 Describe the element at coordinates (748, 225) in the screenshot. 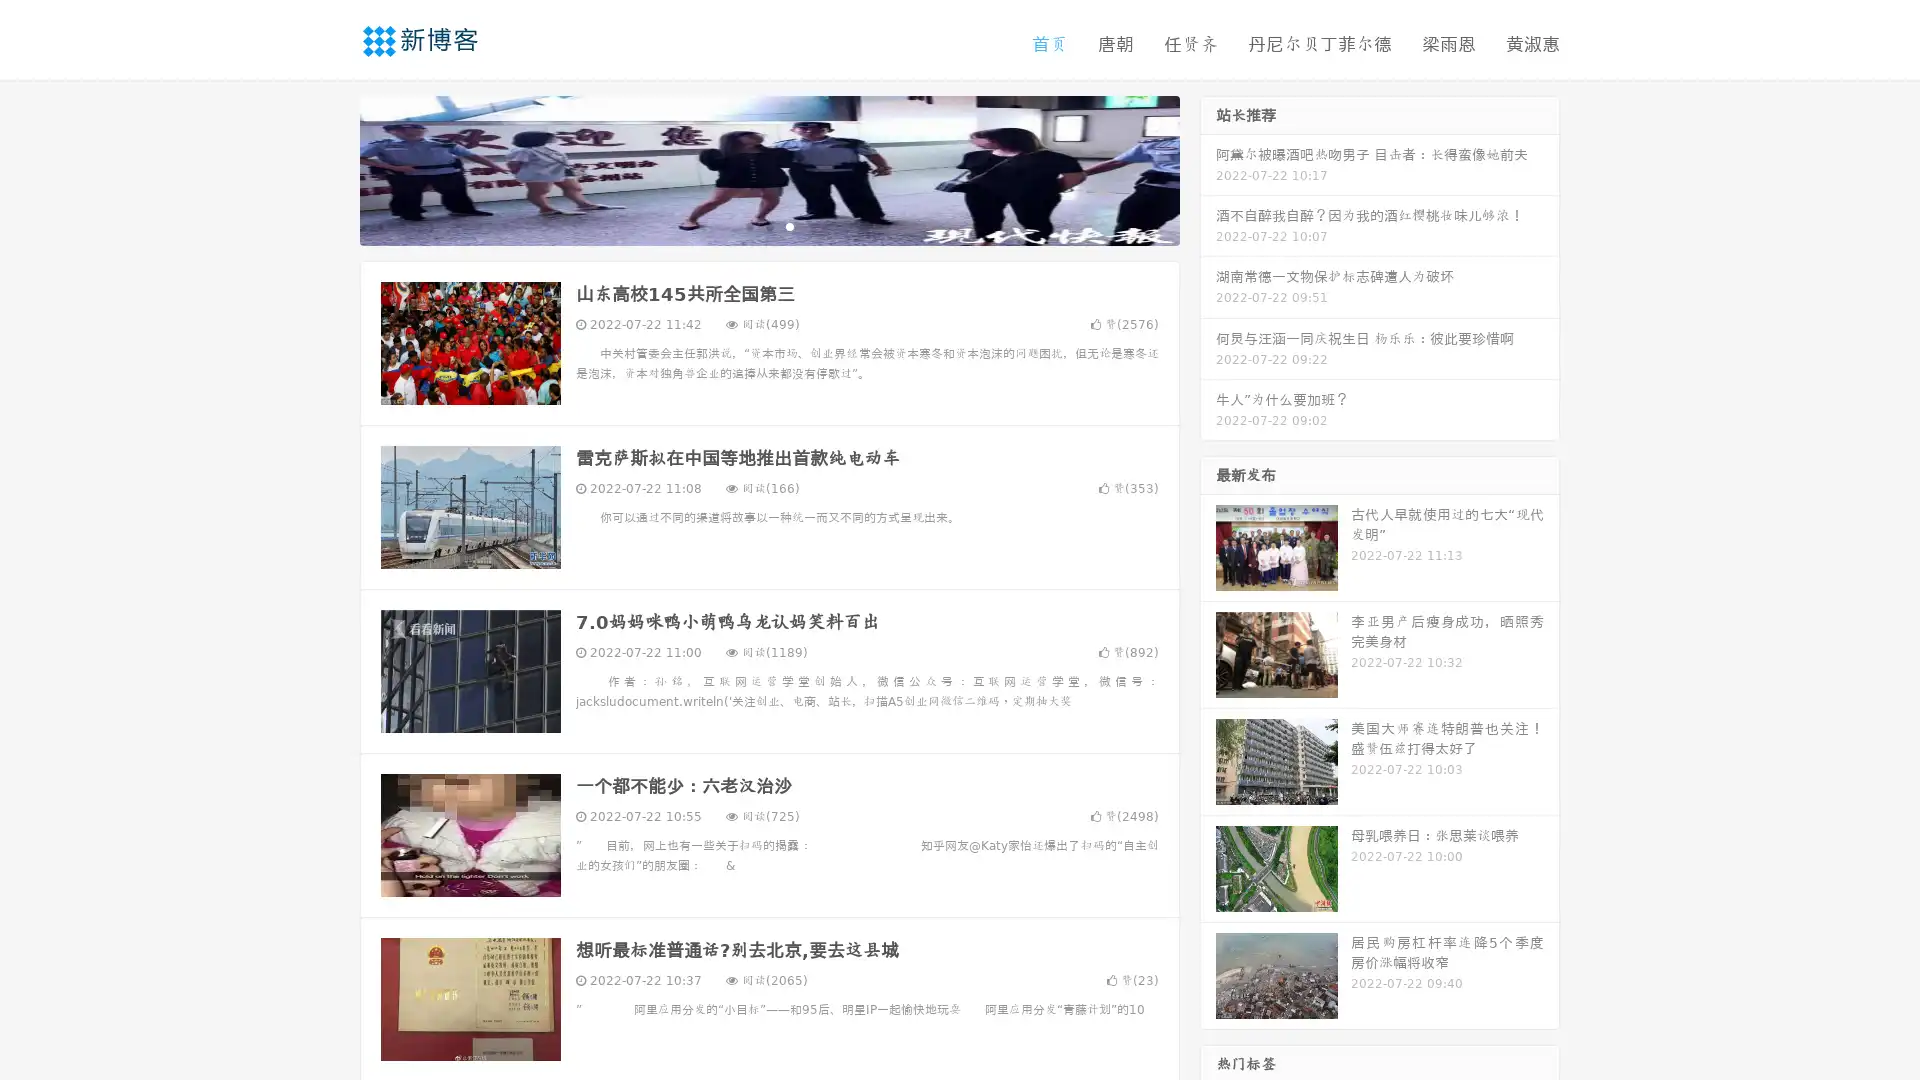

I see `Go to slide 1` at that location.